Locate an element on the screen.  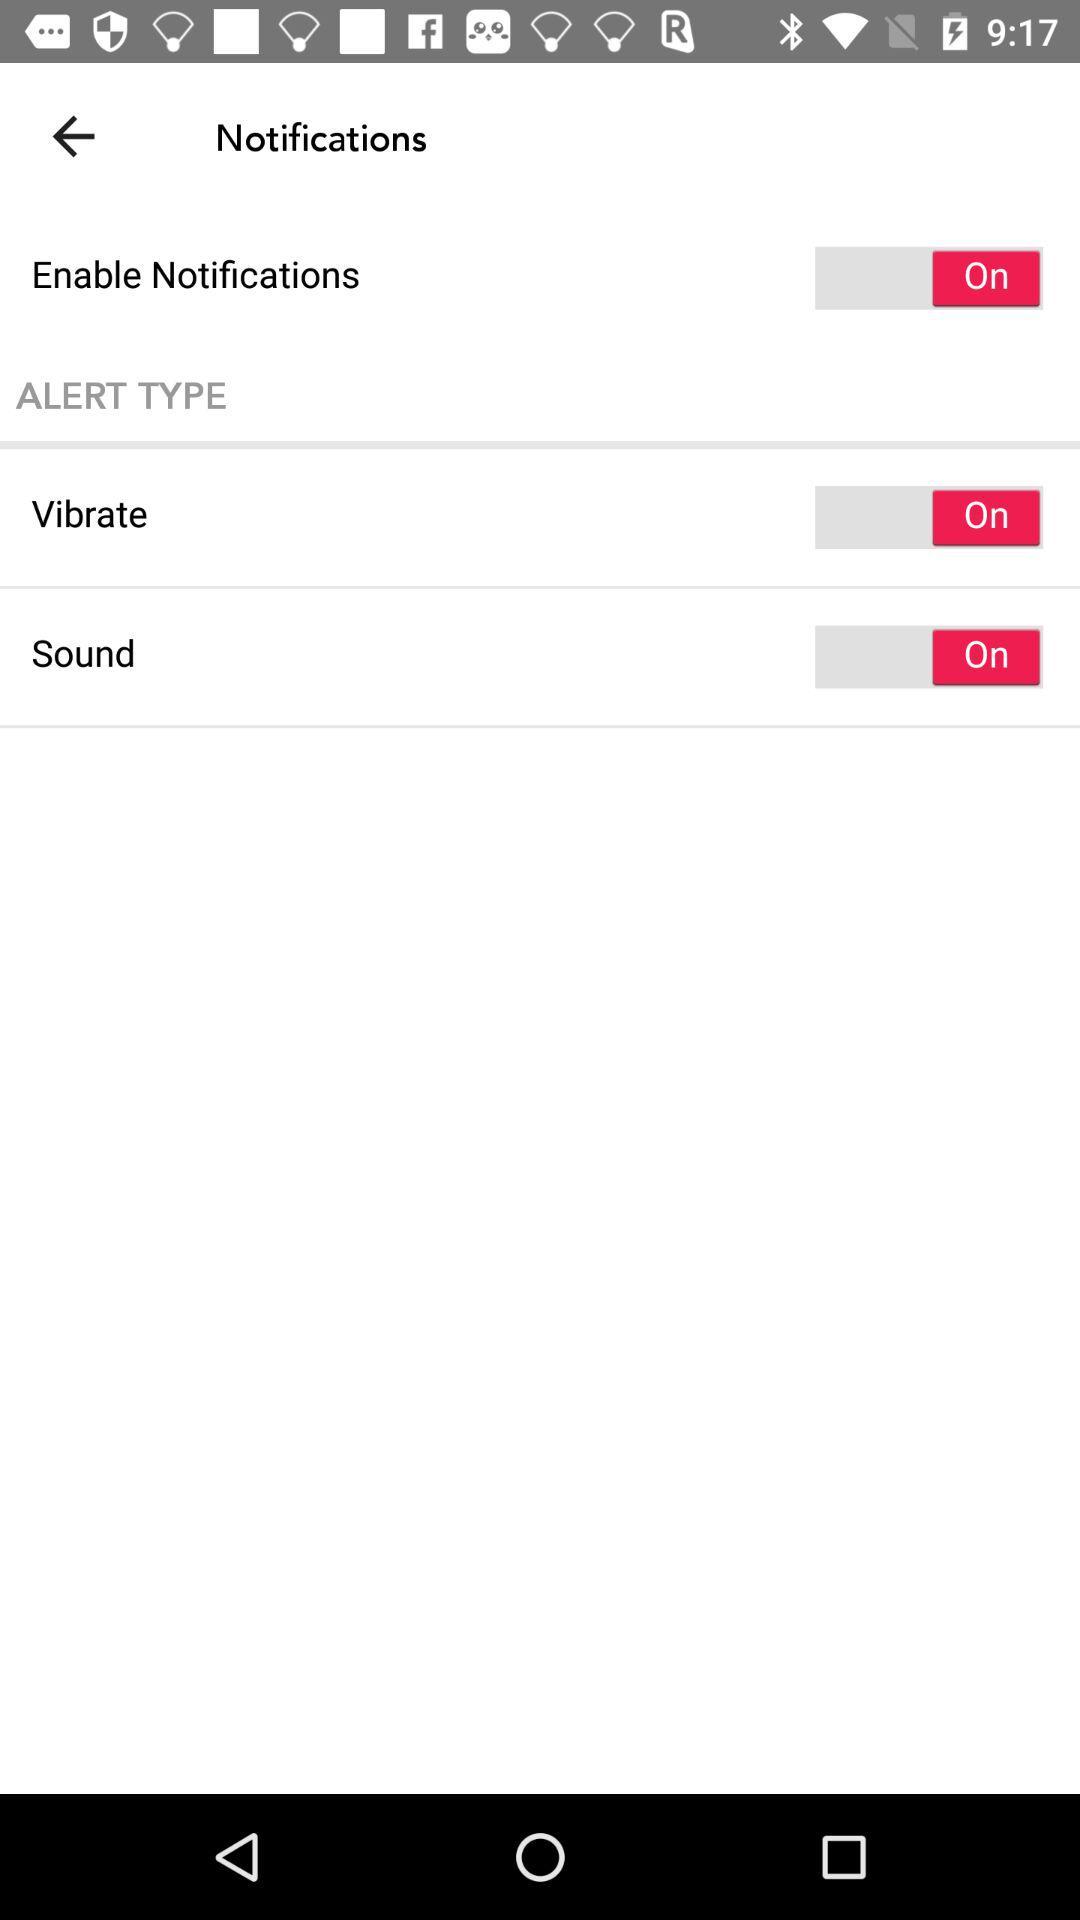
vibrate is located at coordinates (540, 517).